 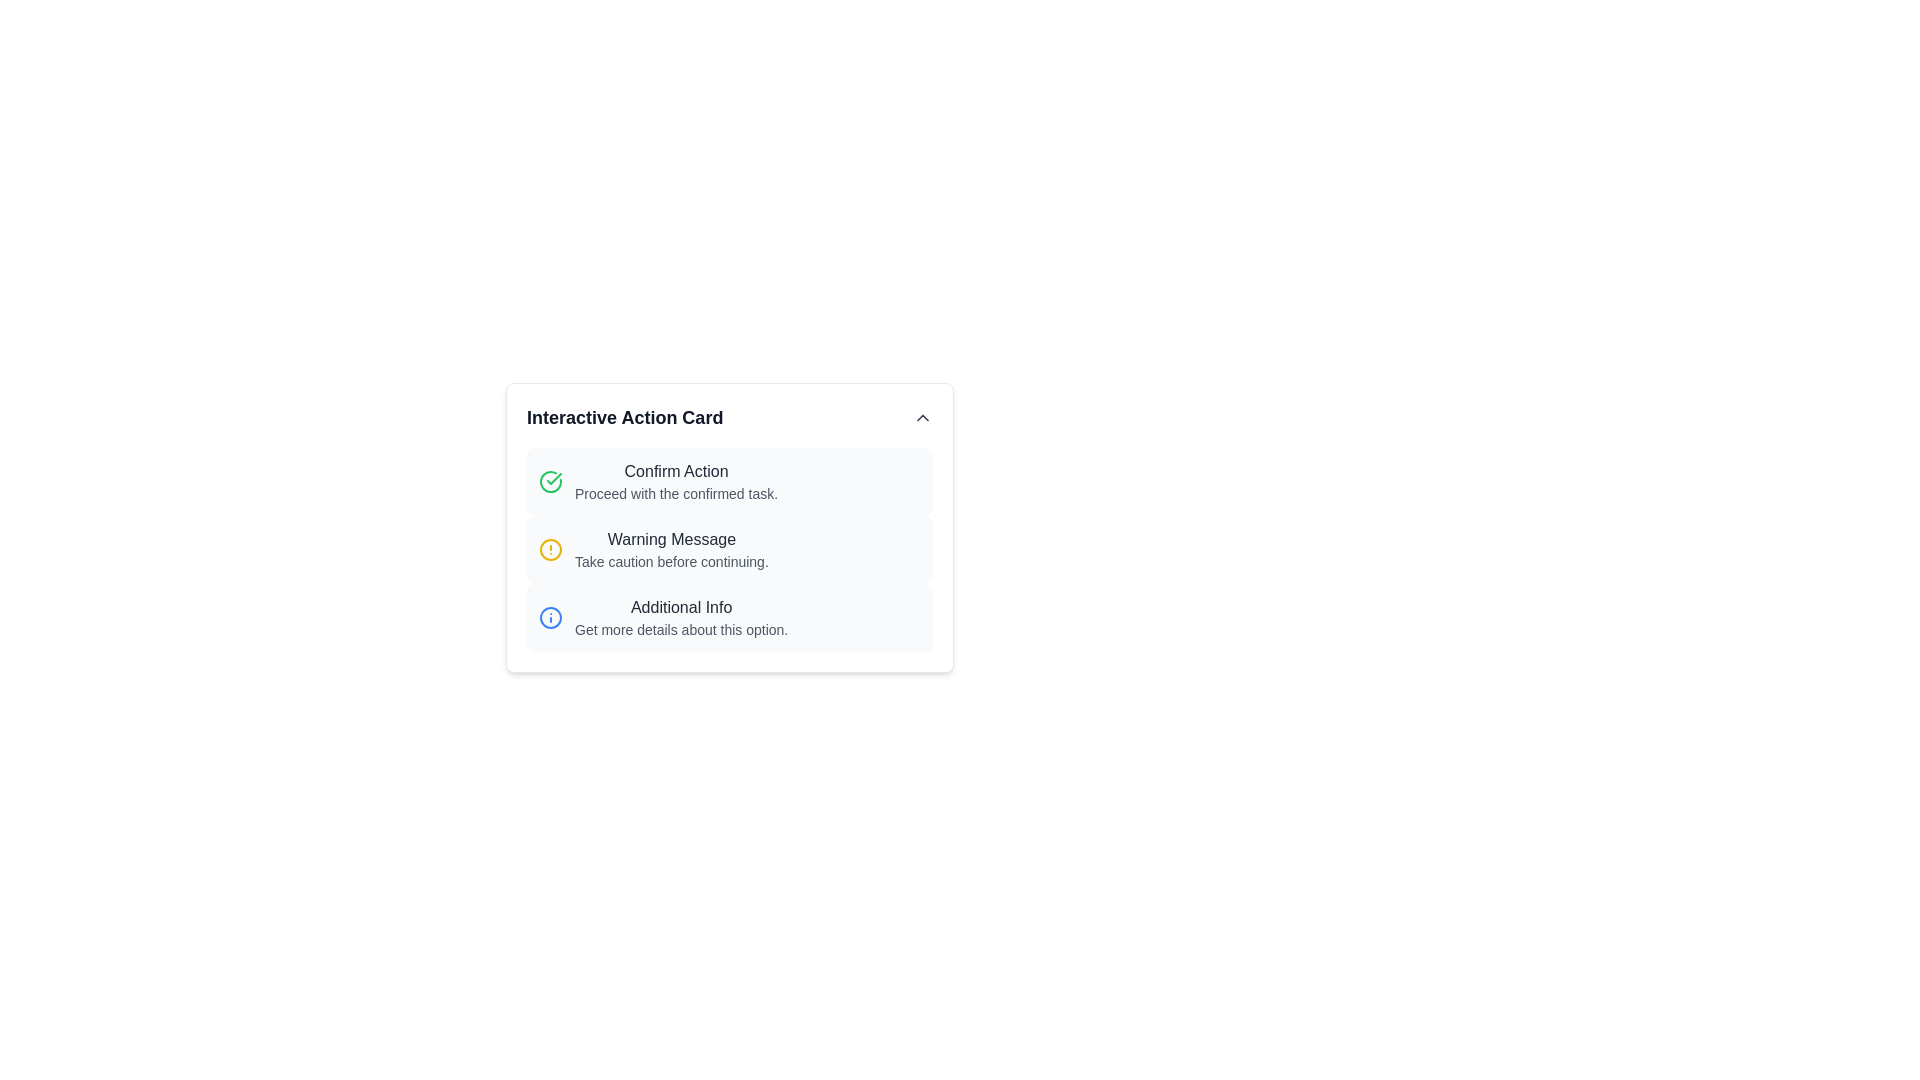 I want to click on the green circular icon with a checkmark symbol that is positioned to the left of the 'Confirm Action' text, so click(x=551, y=482).